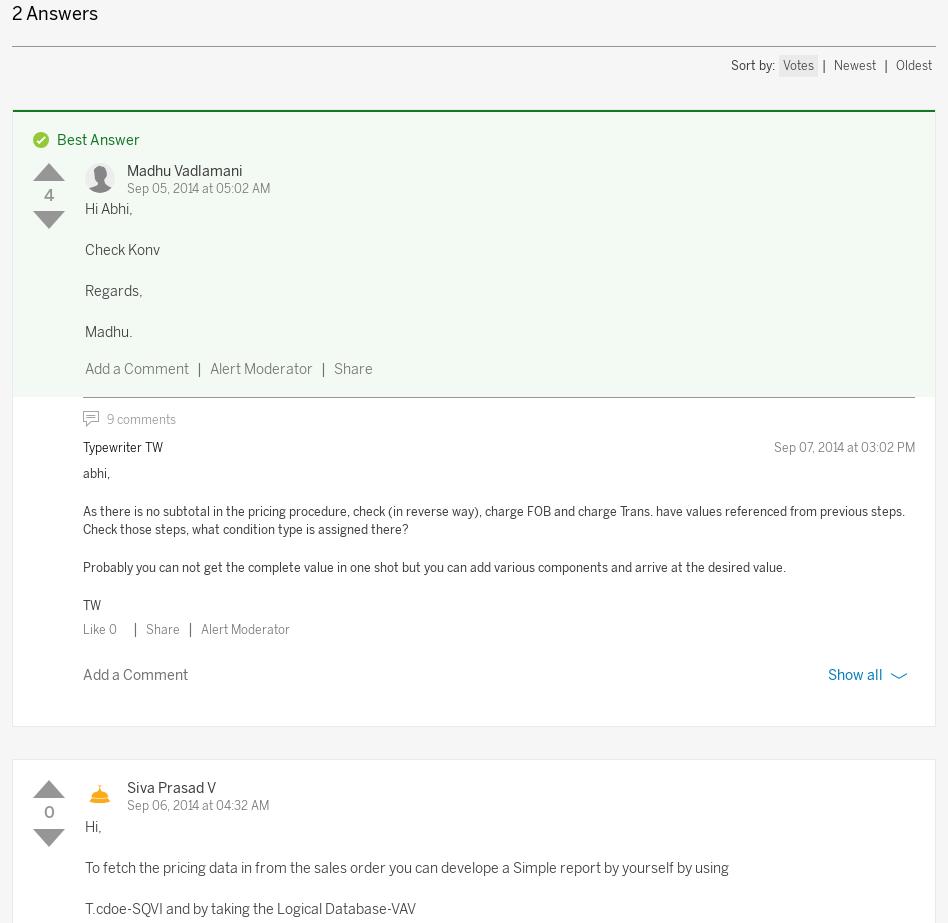 The image size is (948, 923). Describe the element at coordinates (49, 194) in the screenshot. I see `'4'` at that location.